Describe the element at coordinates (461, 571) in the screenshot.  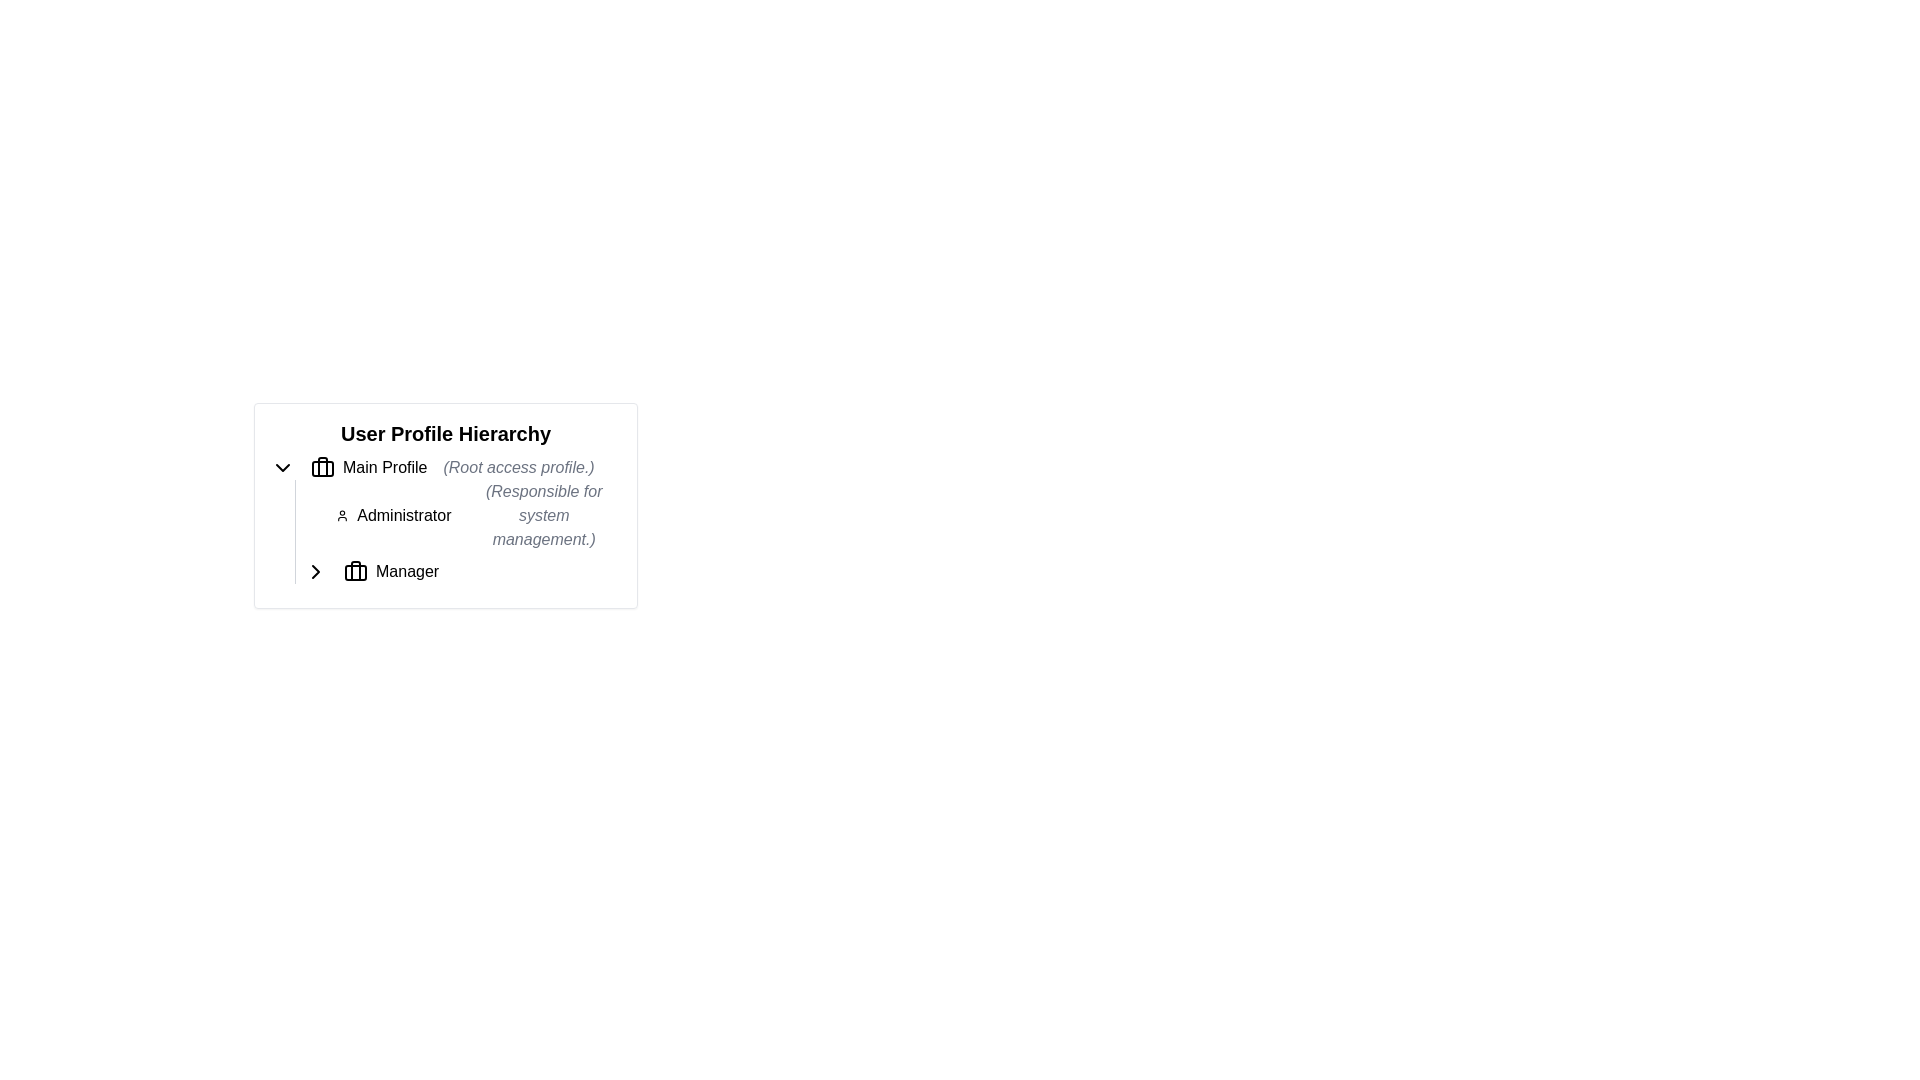
I see `the expandable list item labeled 'Manager' to show navigation options` at that location.